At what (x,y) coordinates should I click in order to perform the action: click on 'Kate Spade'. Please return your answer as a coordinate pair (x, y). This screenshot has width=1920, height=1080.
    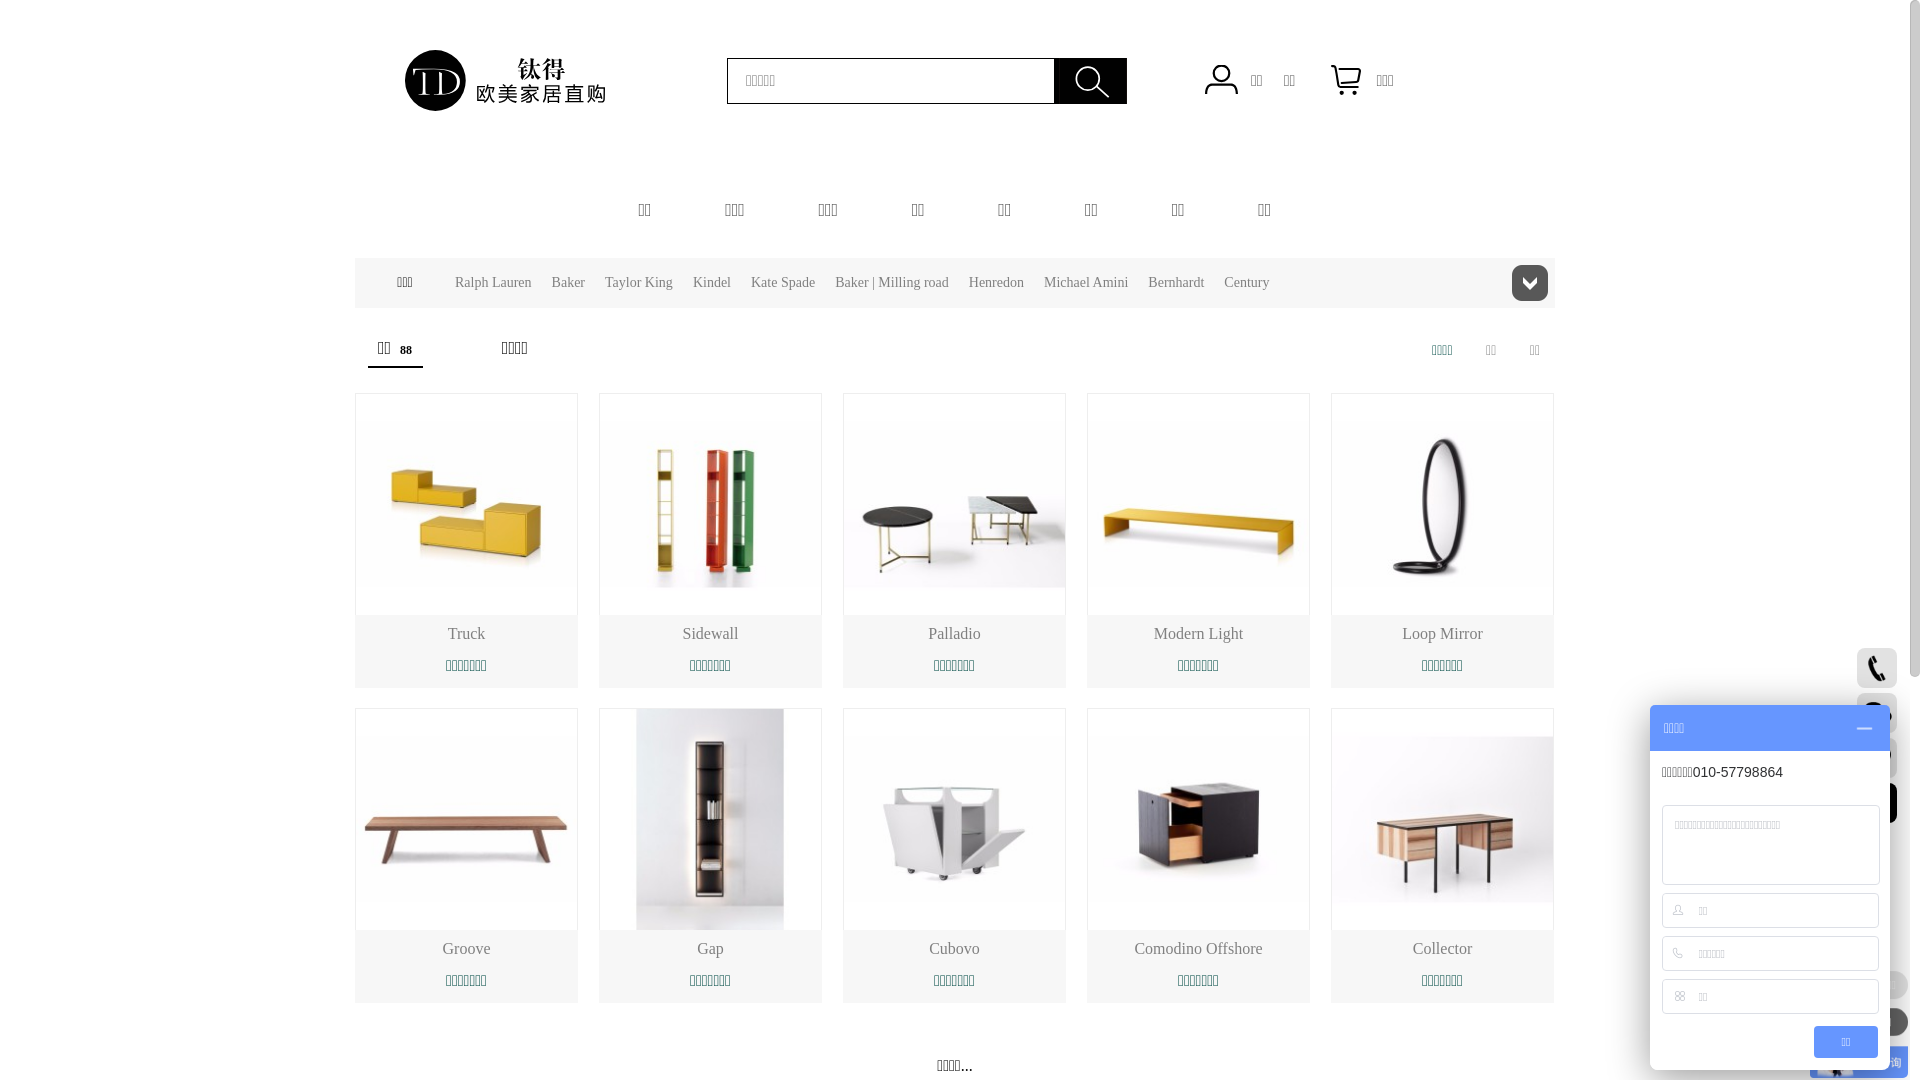
    Looking at the image, I should click on (781, 282).